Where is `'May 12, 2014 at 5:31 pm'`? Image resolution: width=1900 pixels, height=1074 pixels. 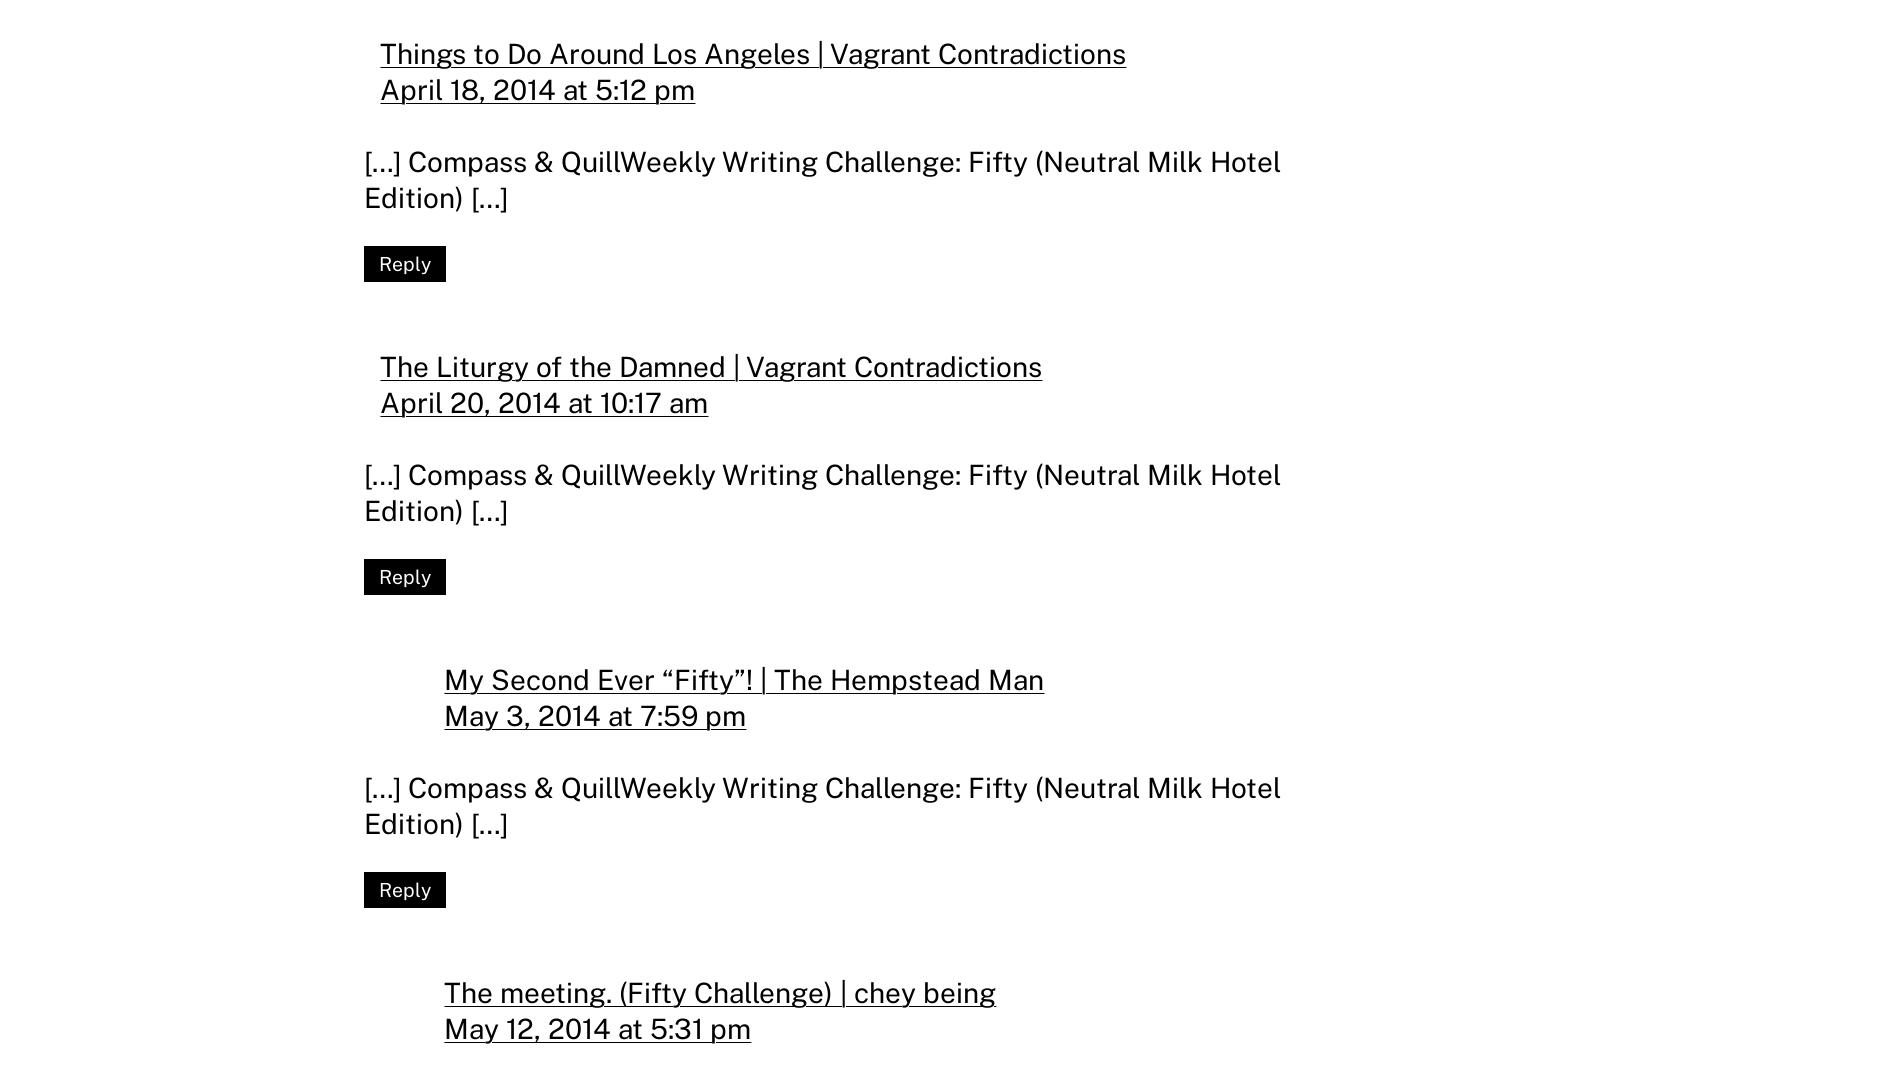 'May 12, 2014 at 5:31 pm' is located at coordinates (597, 1028).